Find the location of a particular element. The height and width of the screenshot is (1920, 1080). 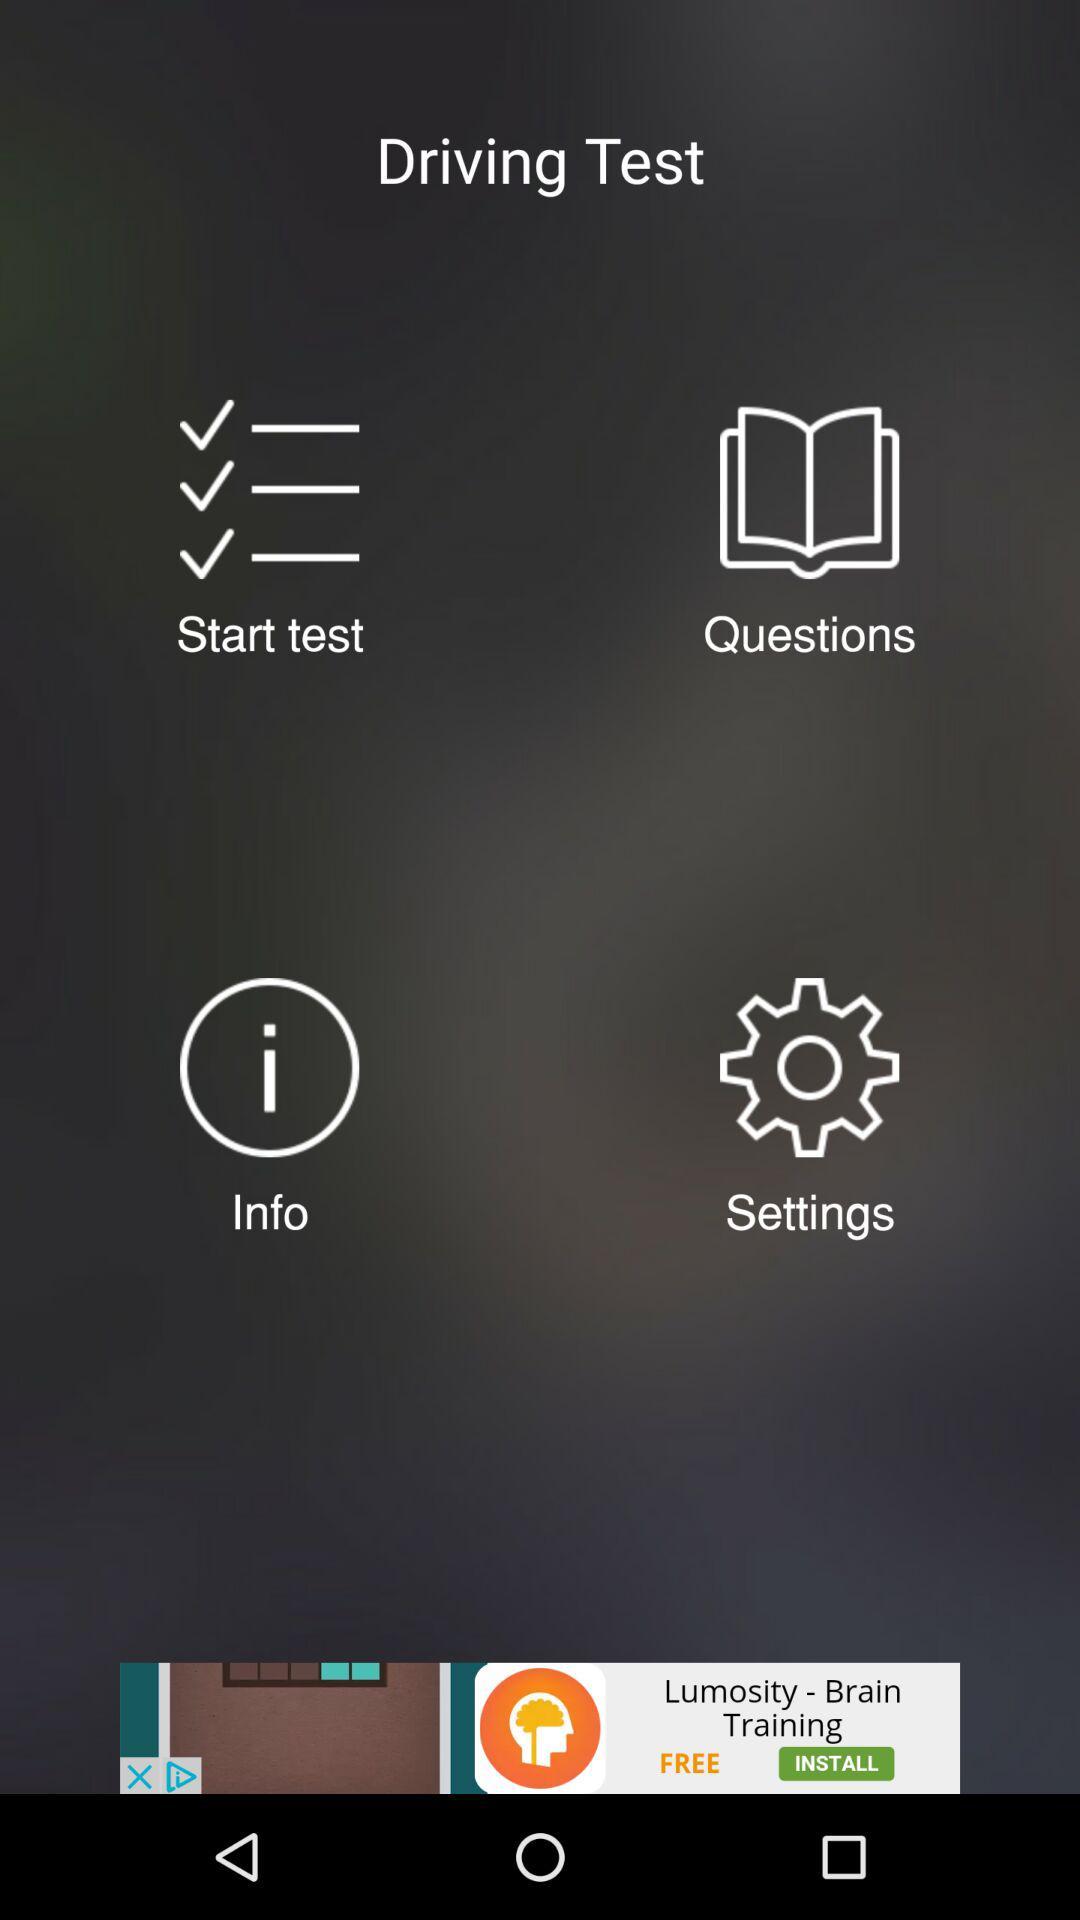

the volume icon is located at coordinates (808, 1142).